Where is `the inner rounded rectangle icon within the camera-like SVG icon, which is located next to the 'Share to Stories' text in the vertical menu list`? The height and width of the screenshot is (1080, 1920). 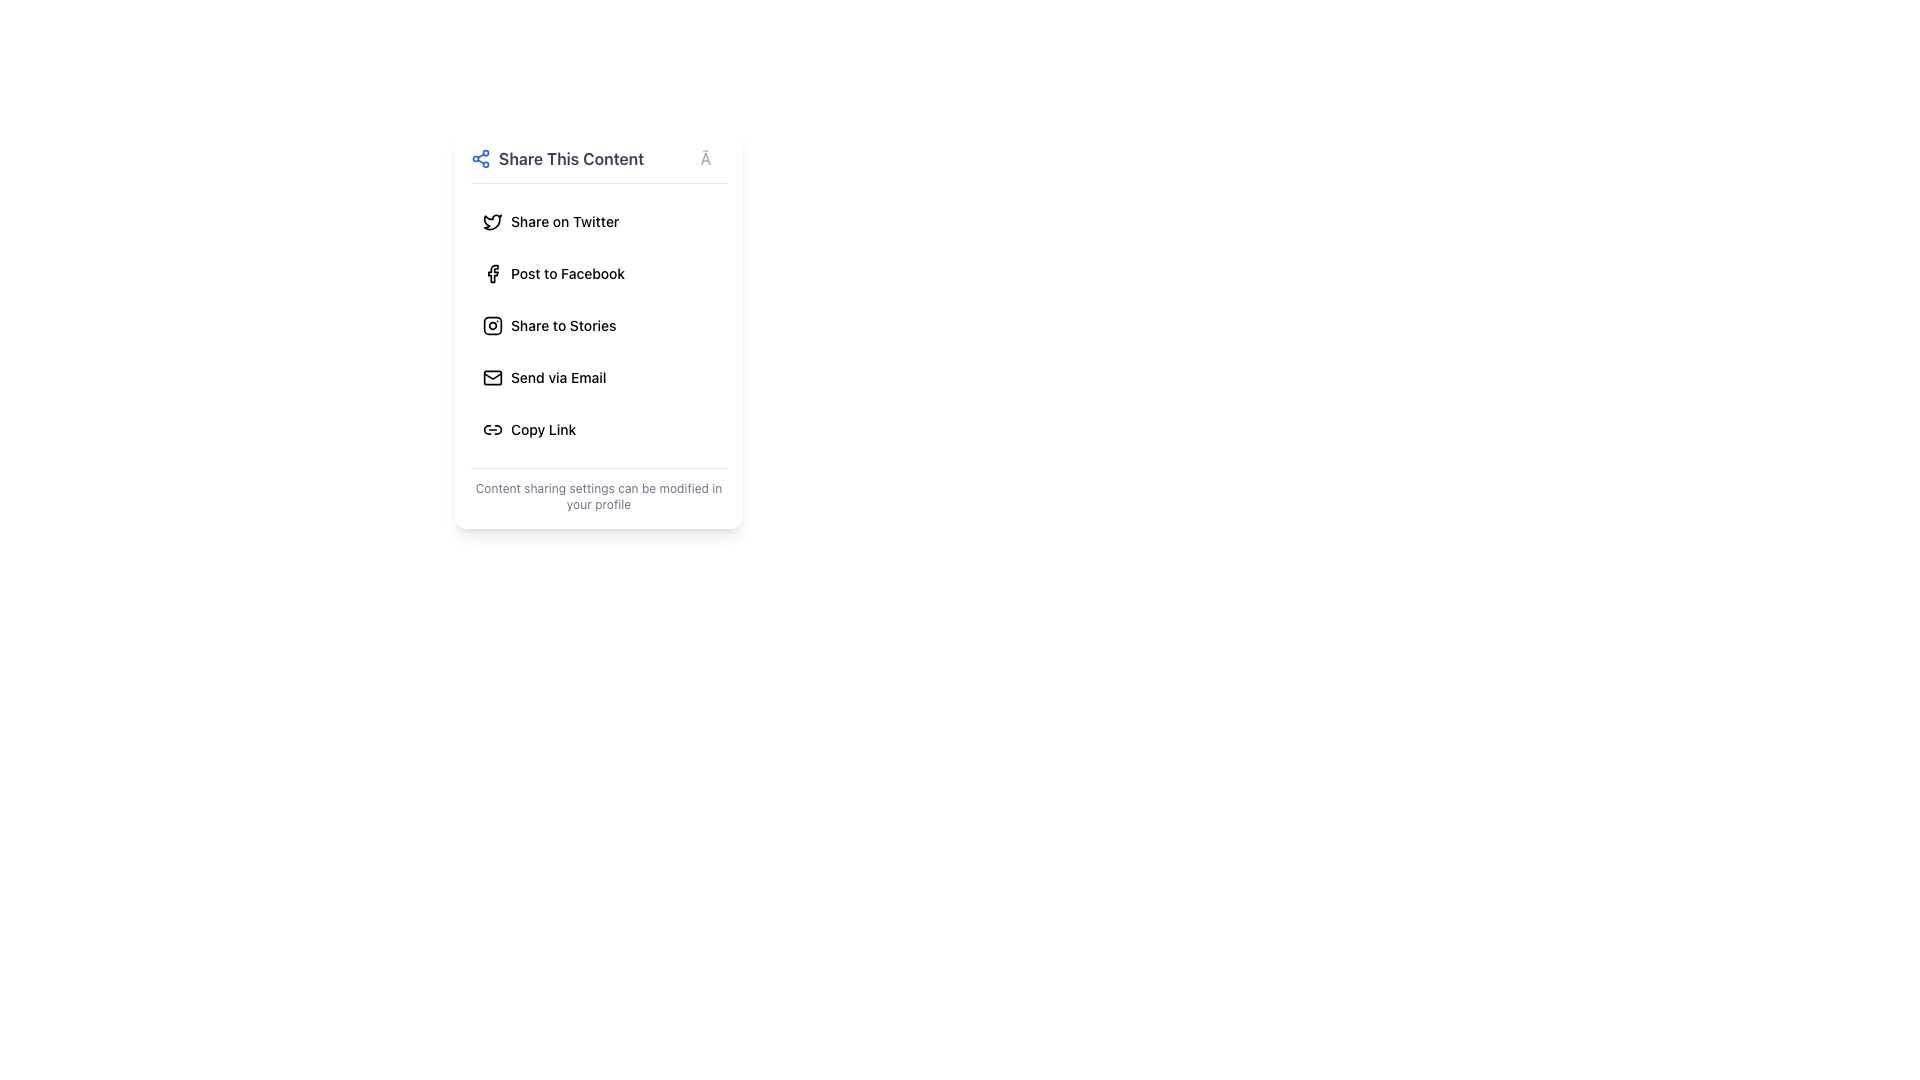
the inner rounded rectangle icon within the camera-like SVG icon, which is located next to the 'Share to Stories' text in the vertical menu list is located at coordinates (493, 325).